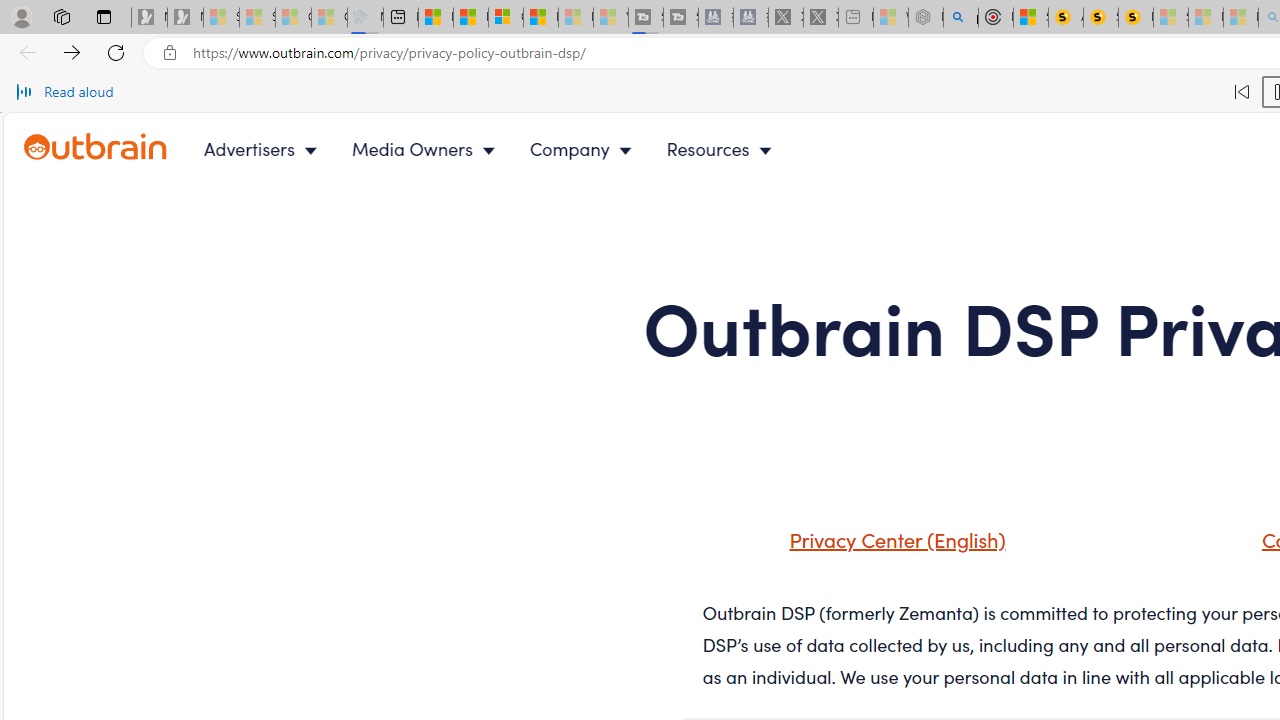 This screenshot has height=720, width=1280. I want to click on 'Microsoft Start - Sleeping', so click(575, 17).